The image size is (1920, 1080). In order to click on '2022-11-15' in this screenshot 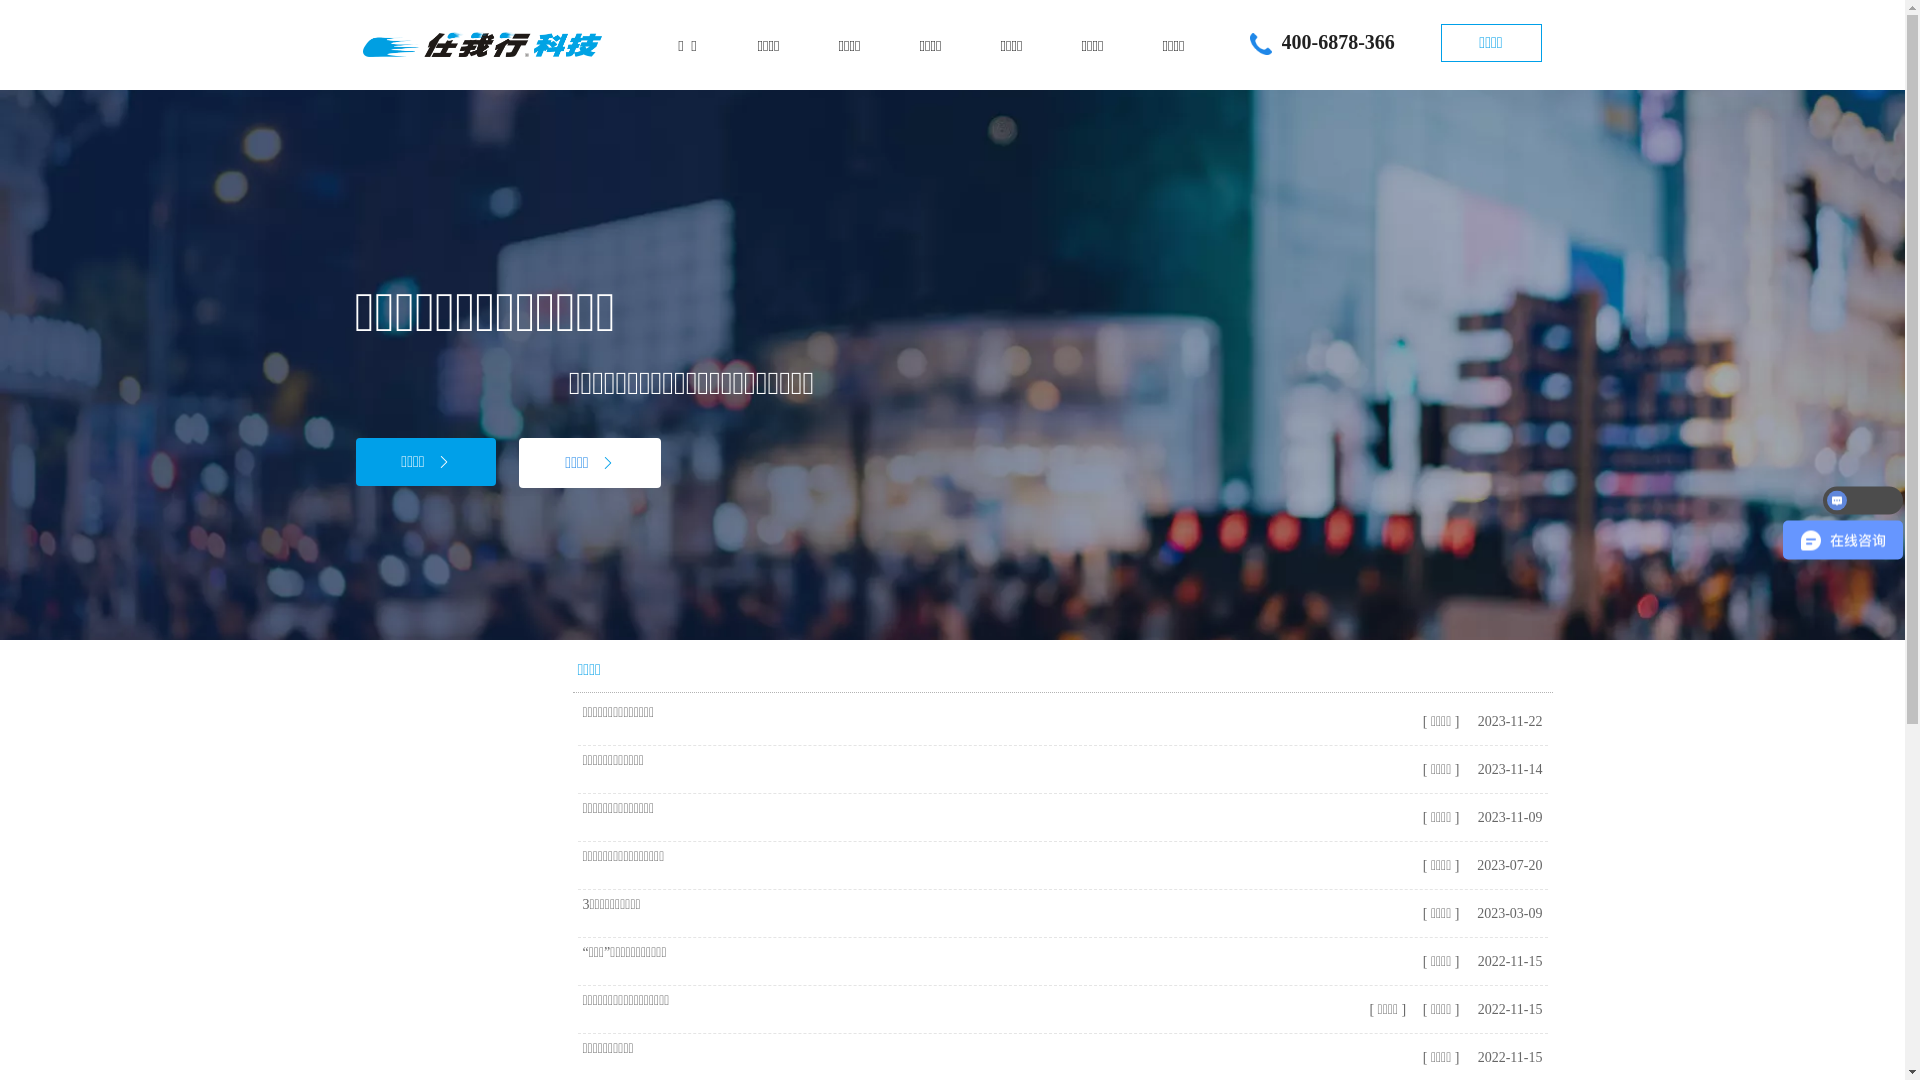, I will do `click(1507, 1056)`.